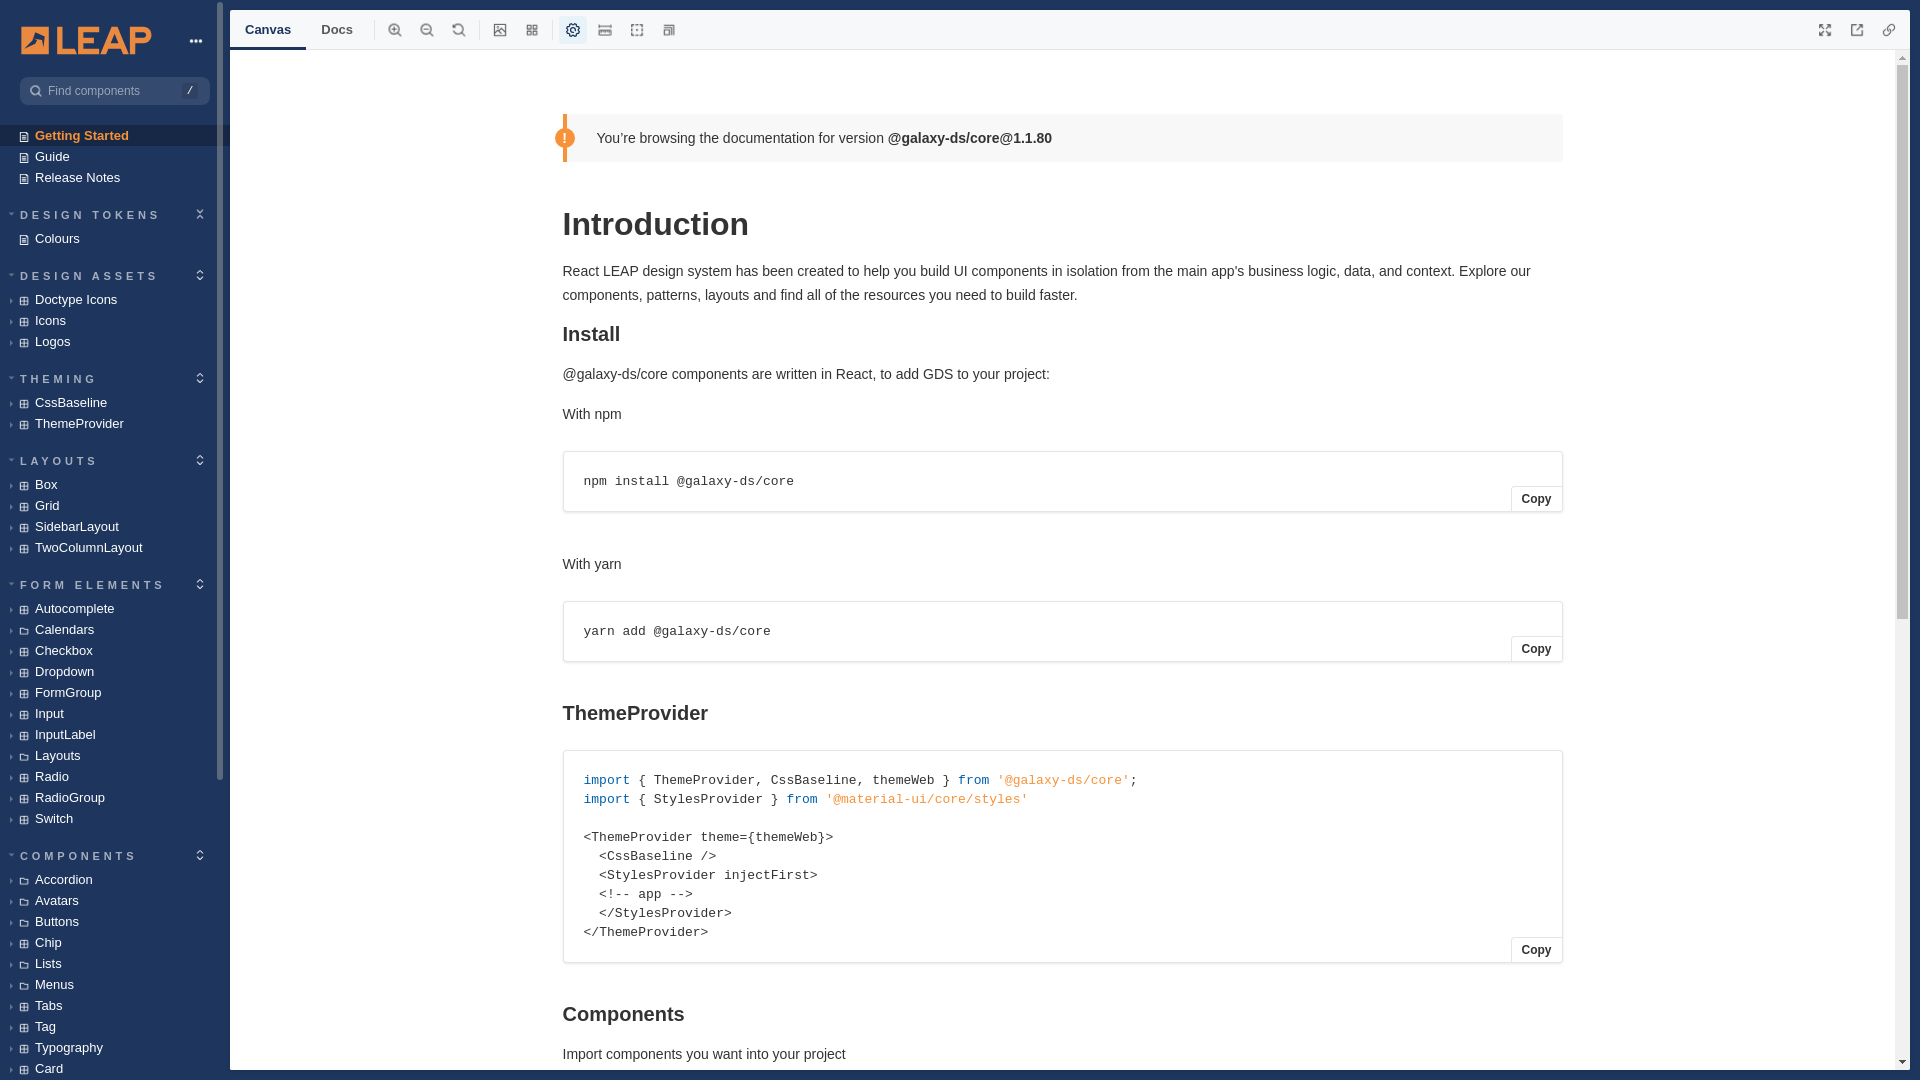 This screenshot has width=1920, height=1080. What do you see at coordinates (114, 628) in the screenshot?
I see `'Calendars'` at bounding box center [114, 628].